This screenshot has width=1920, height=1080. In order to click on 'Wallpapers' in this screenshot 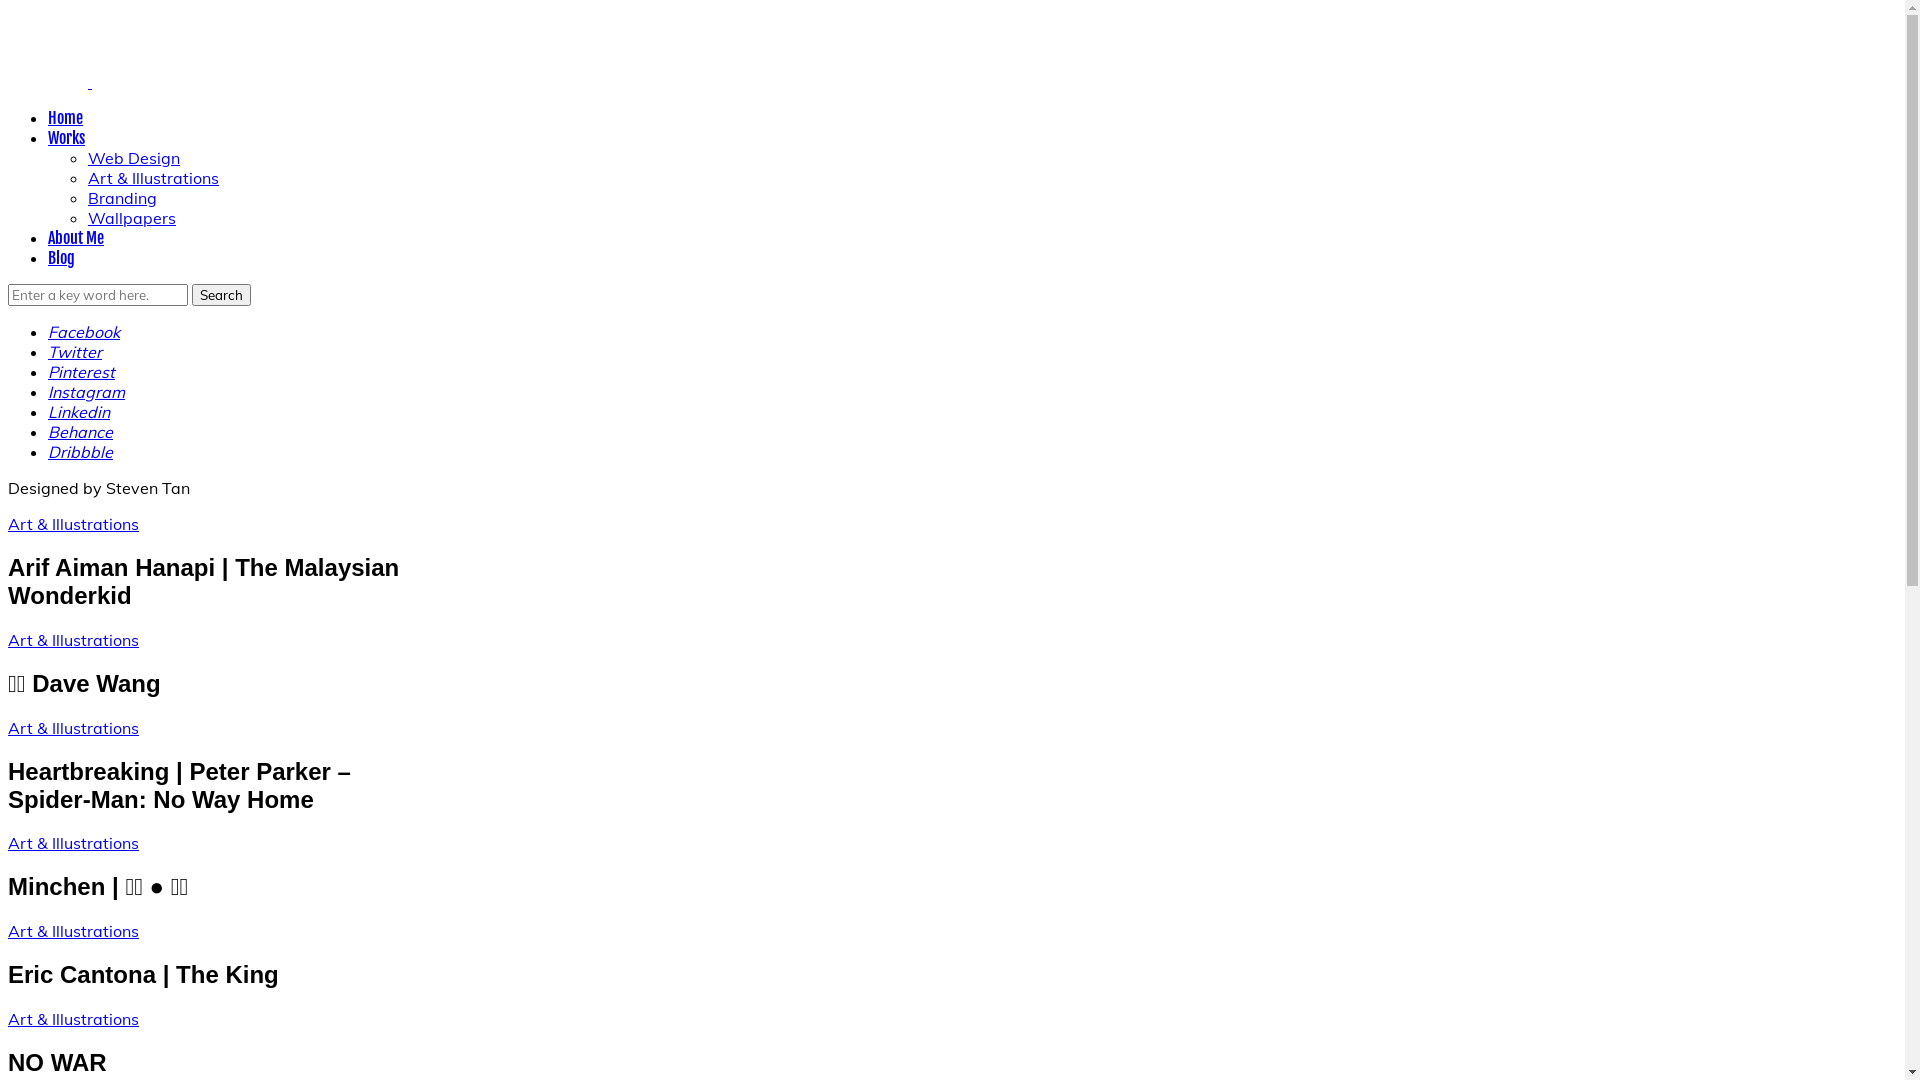, I will do `click(130, 218)`.